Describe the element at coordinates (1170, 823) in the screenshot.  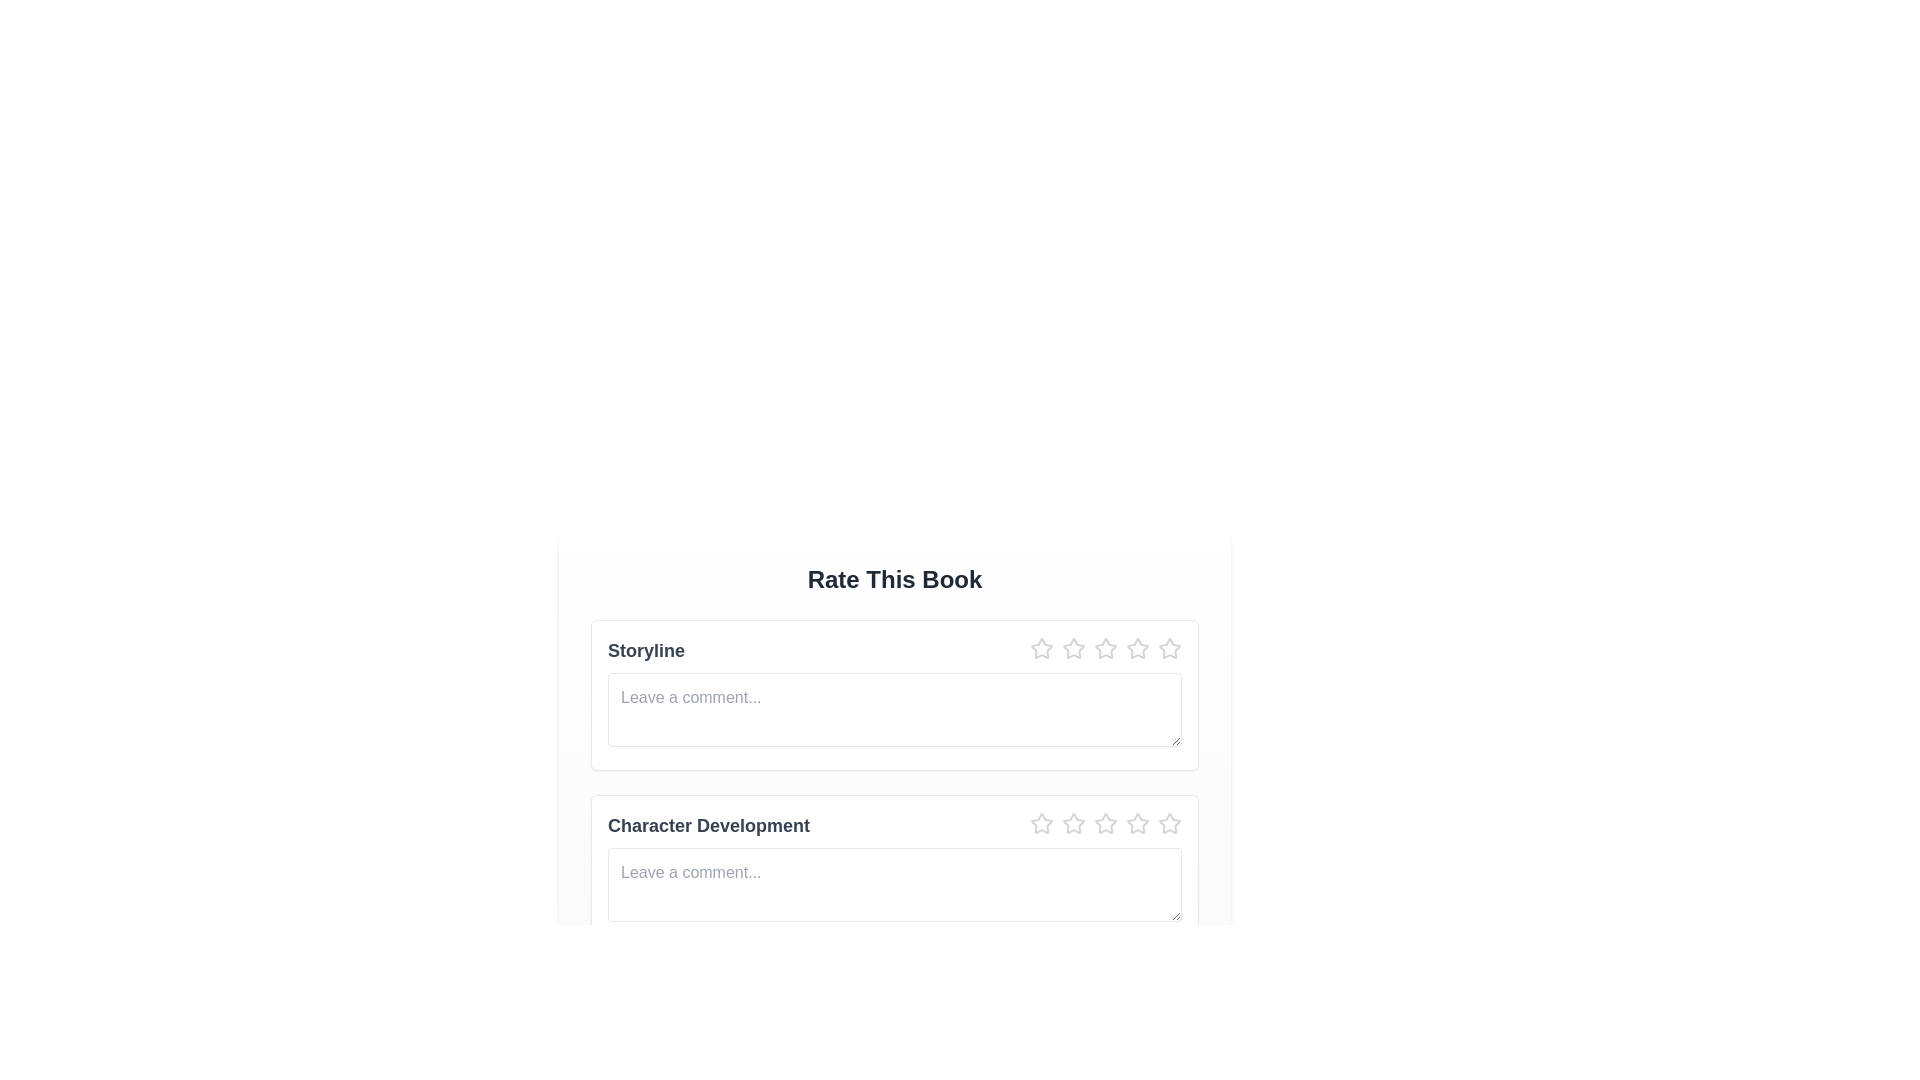
I see `the Rating star icon located at the far right of the horizontal row of five star icons under the 'Character Development' header in the second section of the rating form` at that location.